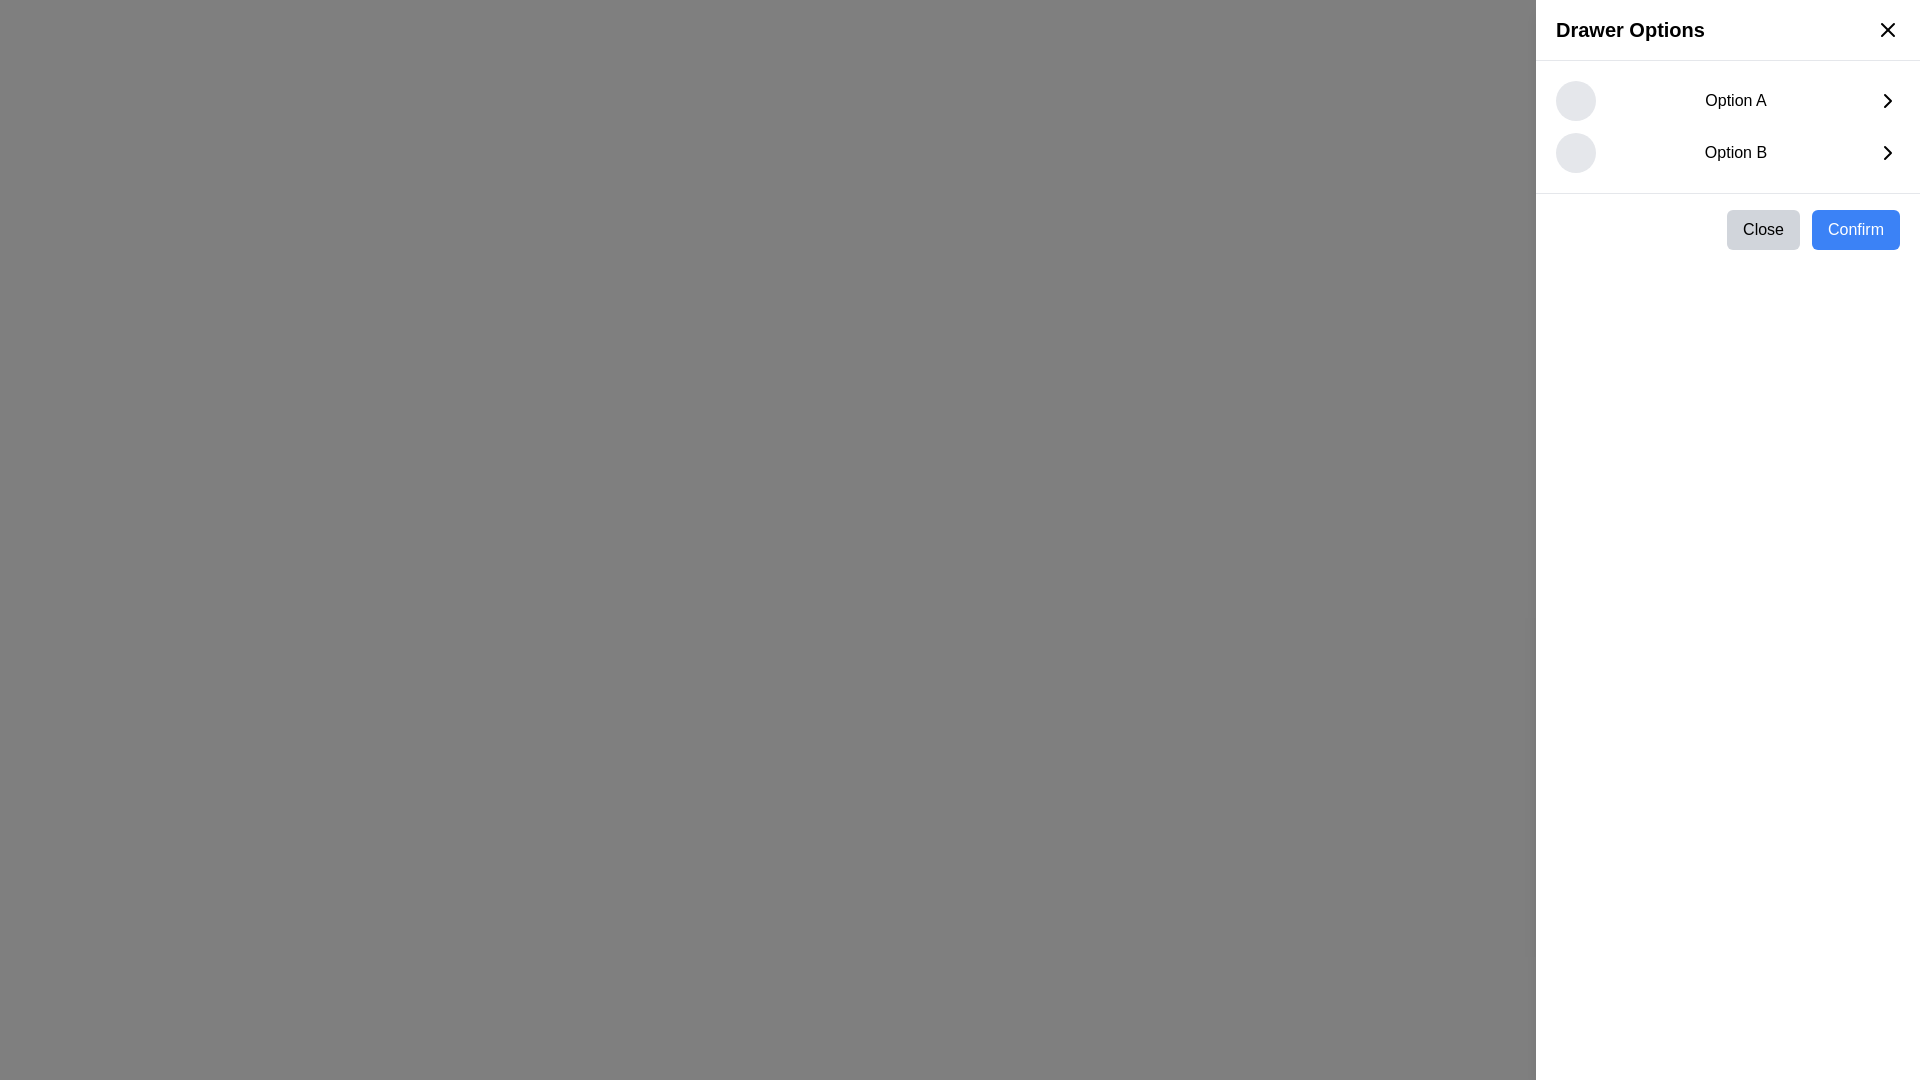  What do you see at coordinates (1886, 100) in the screenshot?
I see `the rightward chevron icon located to the right of 'Option A'` at bounding box center [1886, 100].